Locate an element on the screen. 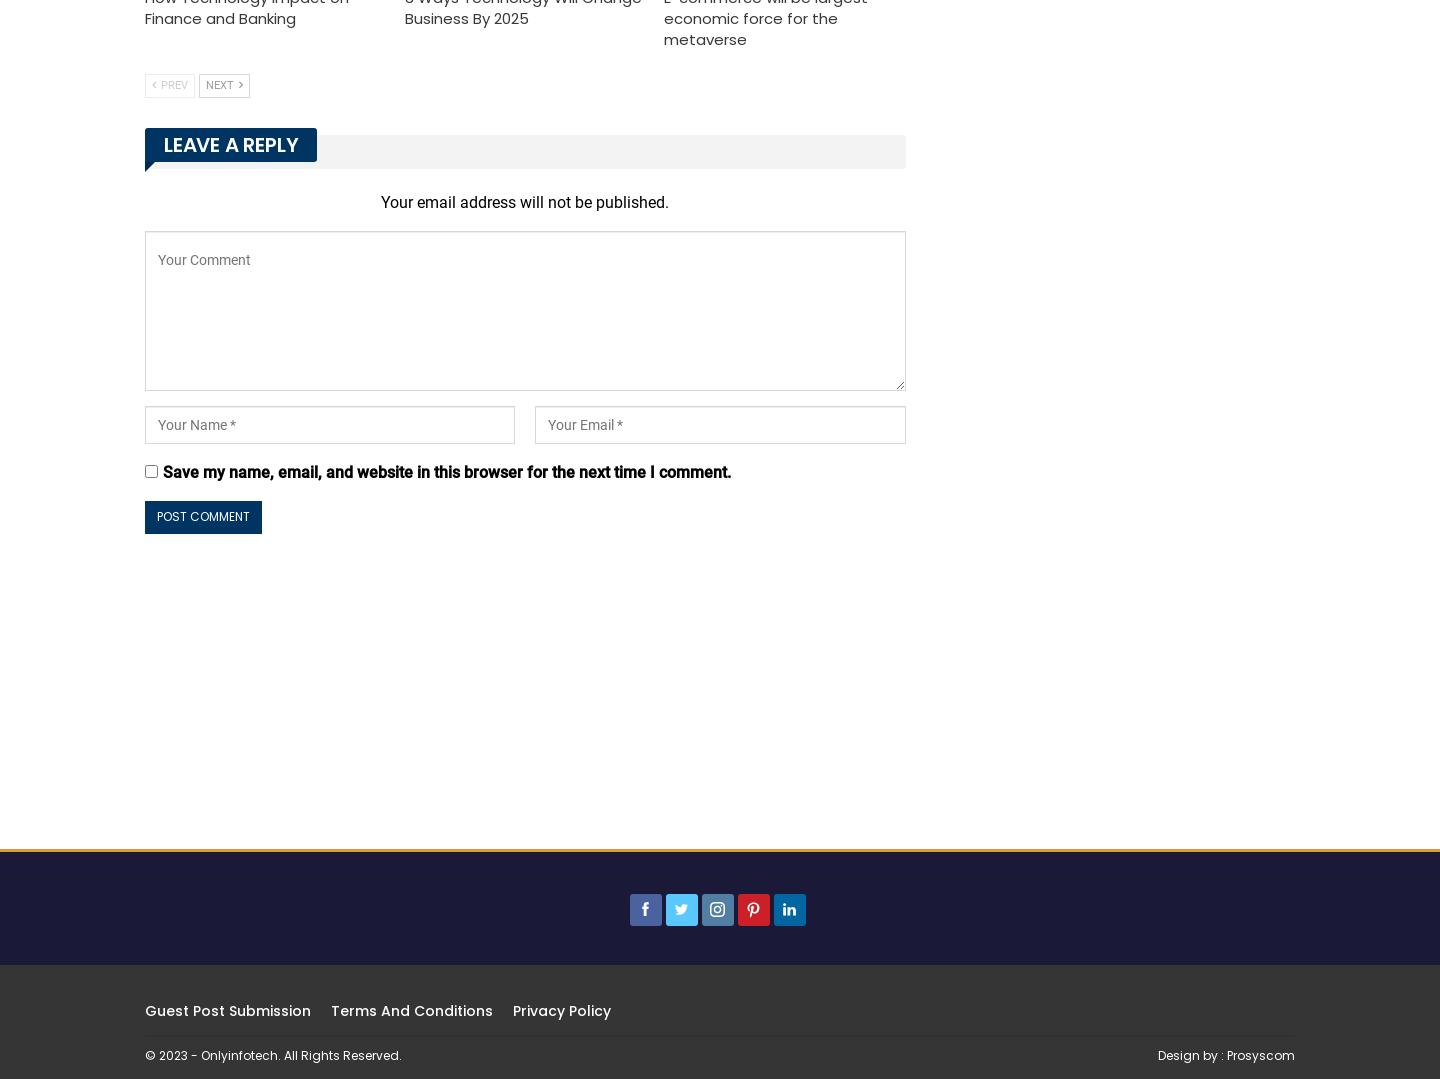  'Design by :' is located at coordinates (1192, 1053).